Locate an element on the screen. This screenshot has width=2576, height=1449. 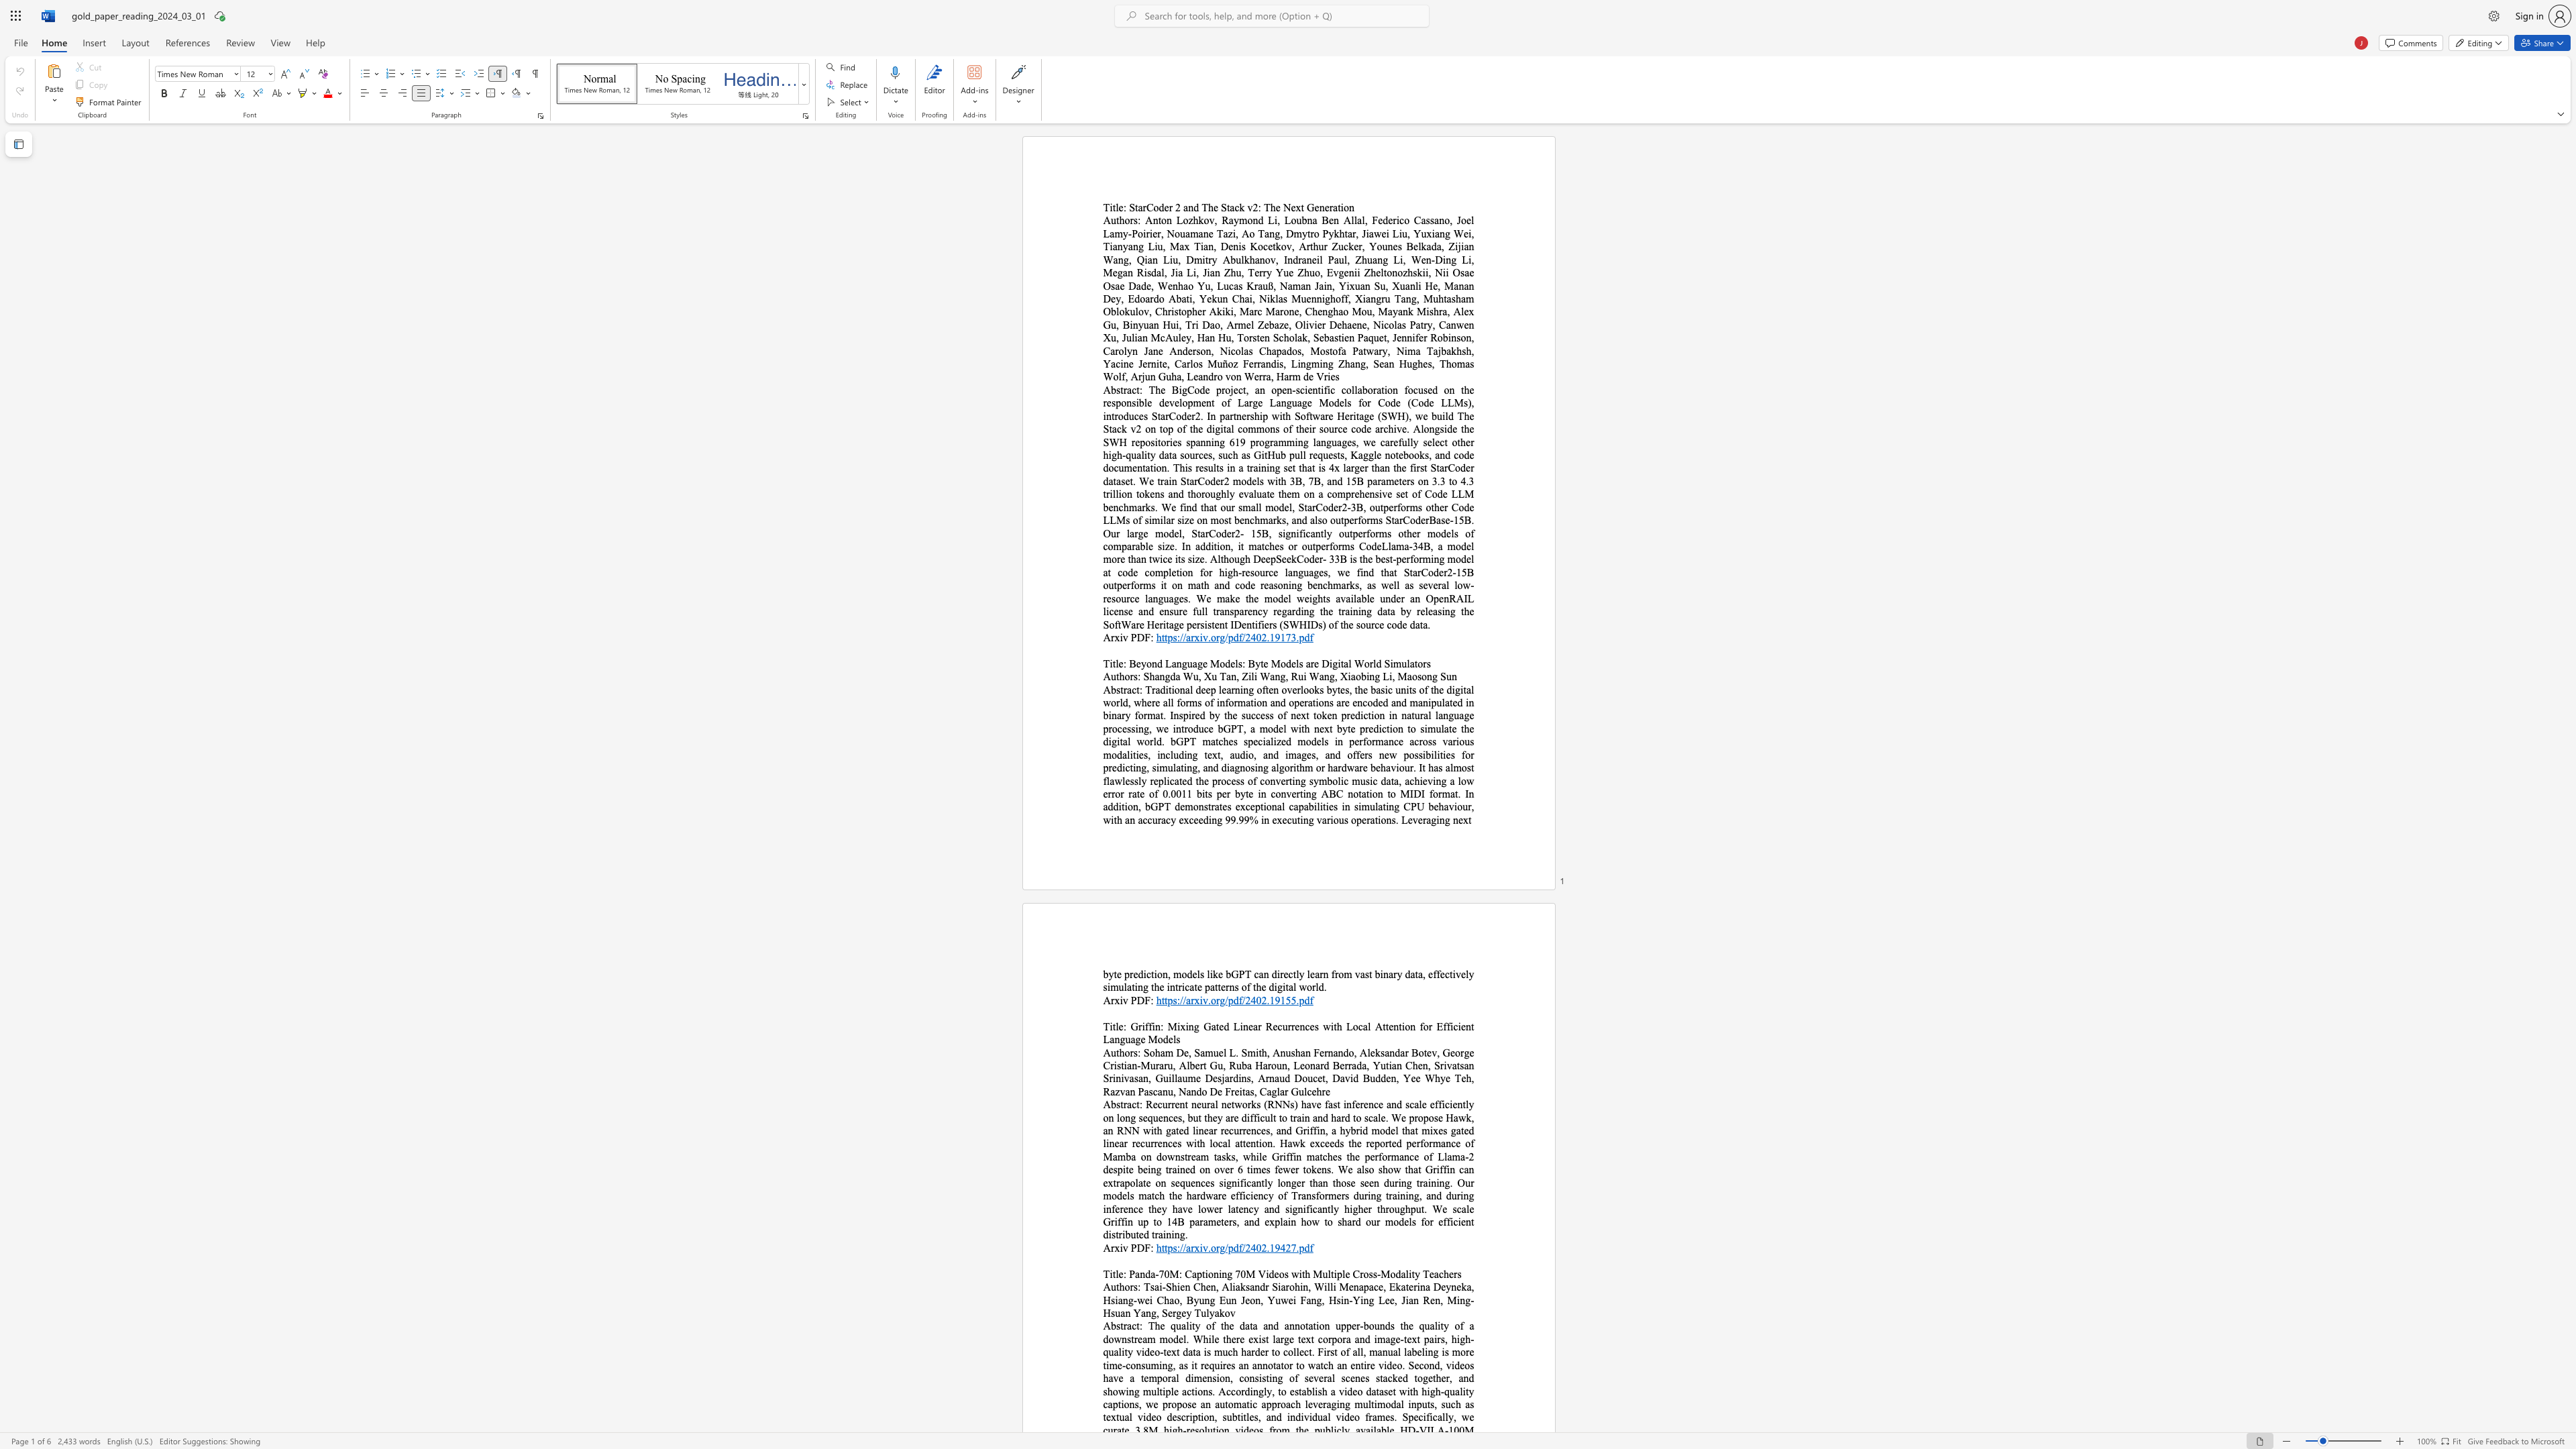
the subset text "s://arxiv.org/" within the text "https://arxiv.org/pdf/2402.19173.pdf" is located at coordinates (1172, 636).